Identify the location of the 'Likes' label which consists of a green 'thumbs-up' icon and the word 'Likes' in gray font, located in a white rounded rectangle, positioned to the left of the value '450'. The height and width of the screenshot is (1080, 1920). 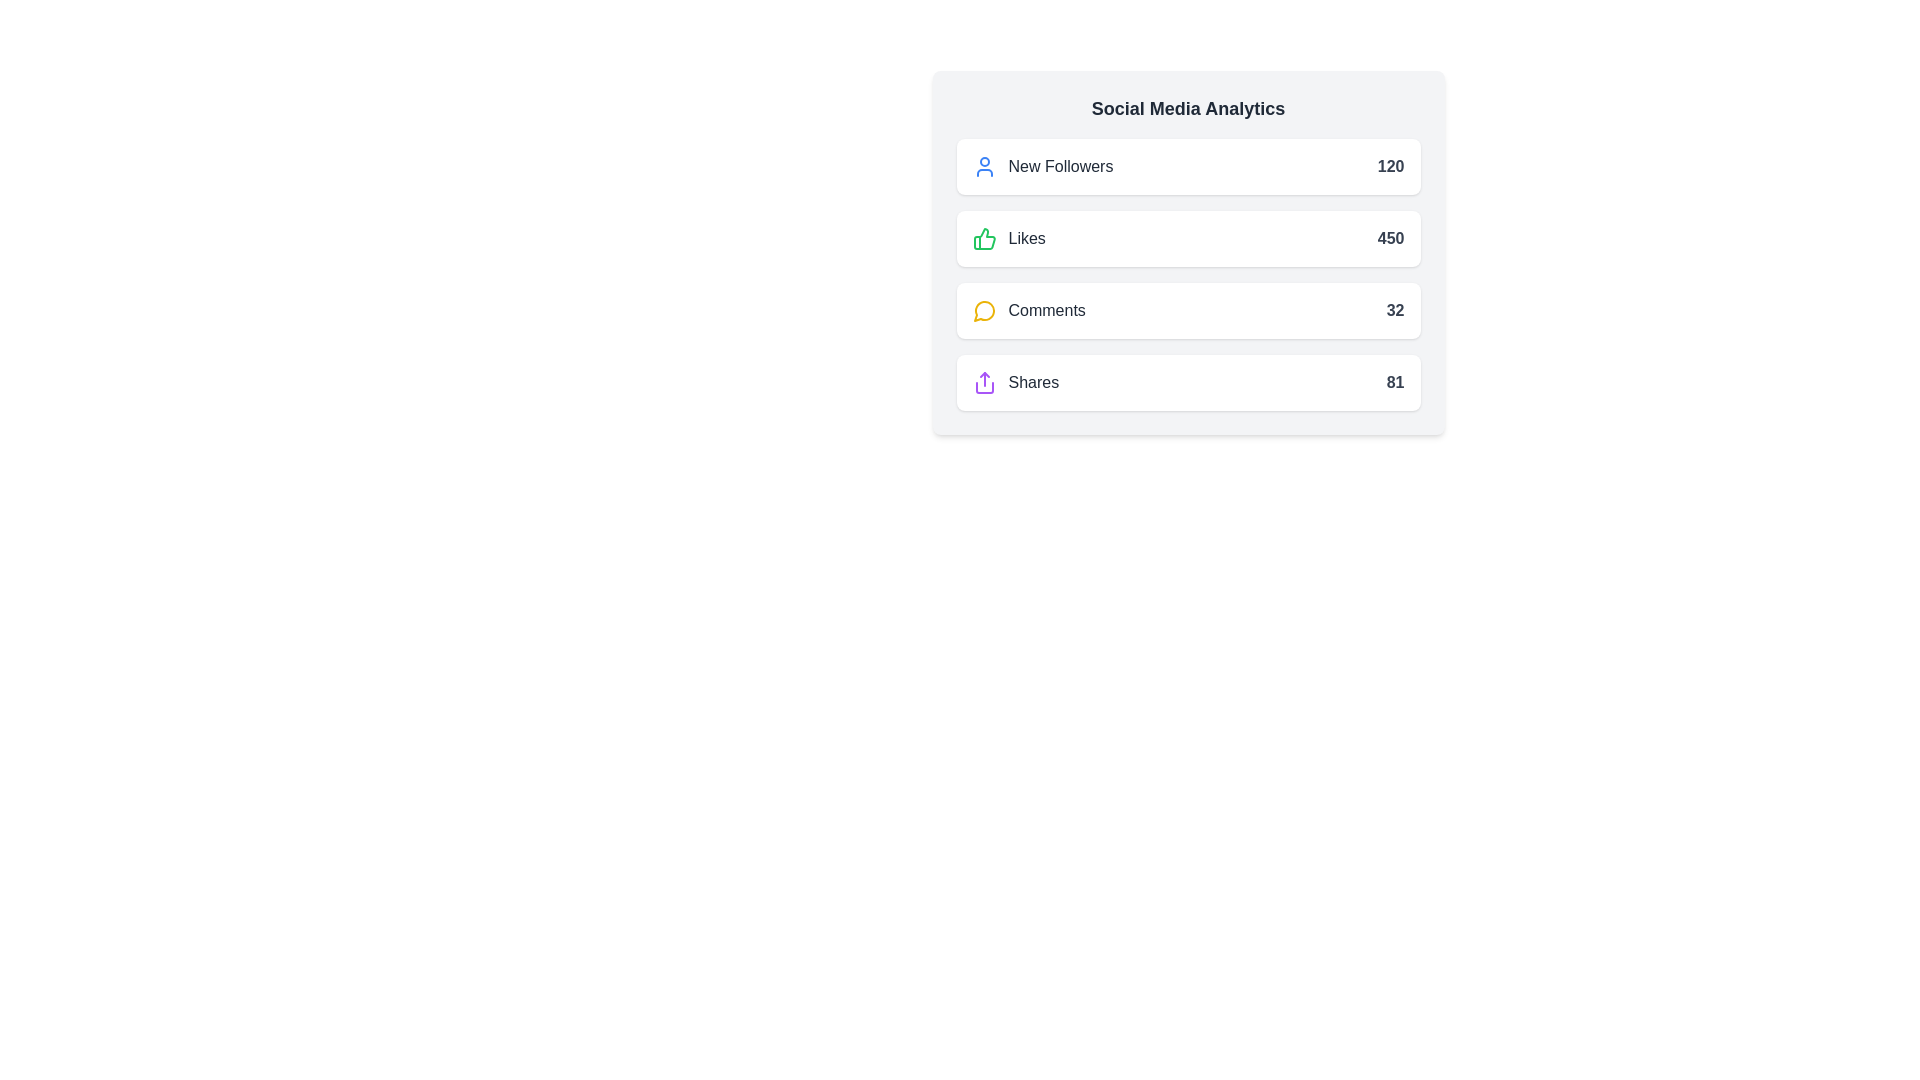
(1009, 238).